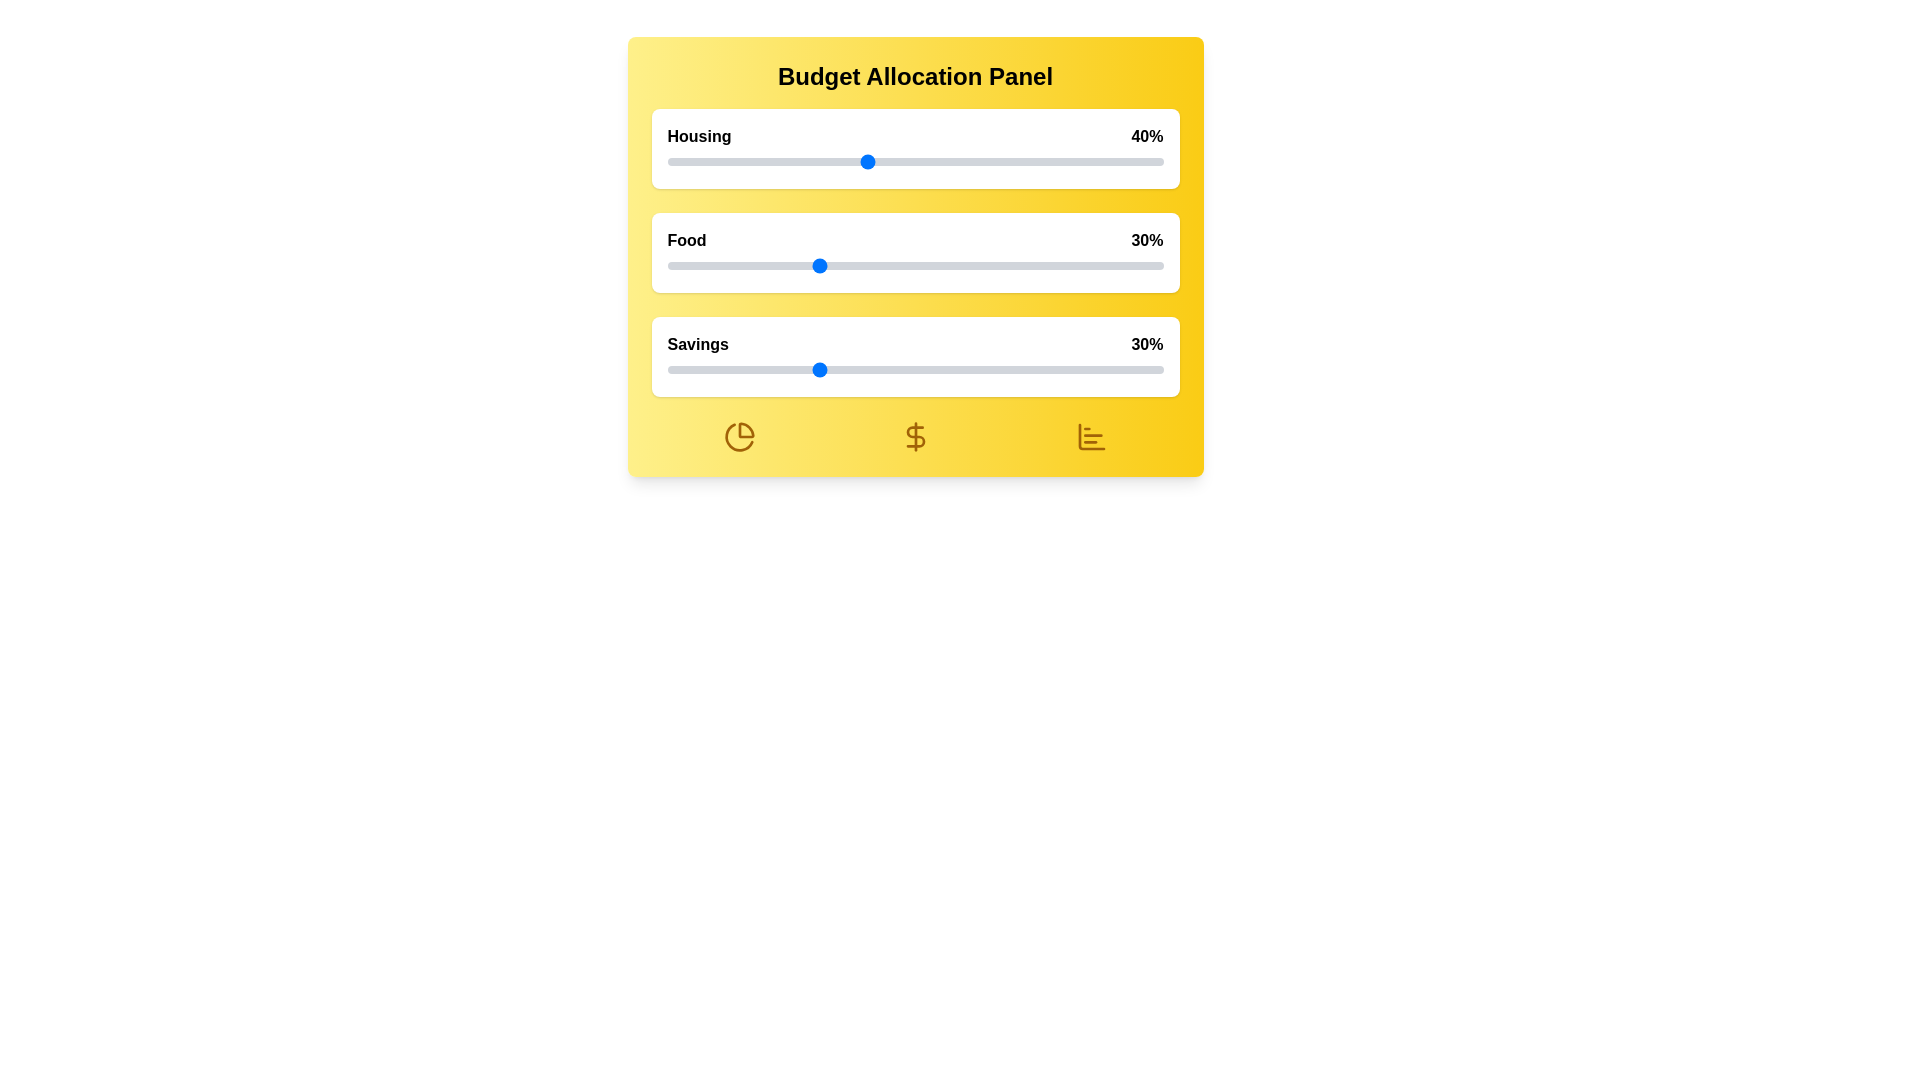 This screenshot has width=1920, height=1080. Describe the element at coordinates (775, 265) in the screenshot. I see `the slider` at that location.